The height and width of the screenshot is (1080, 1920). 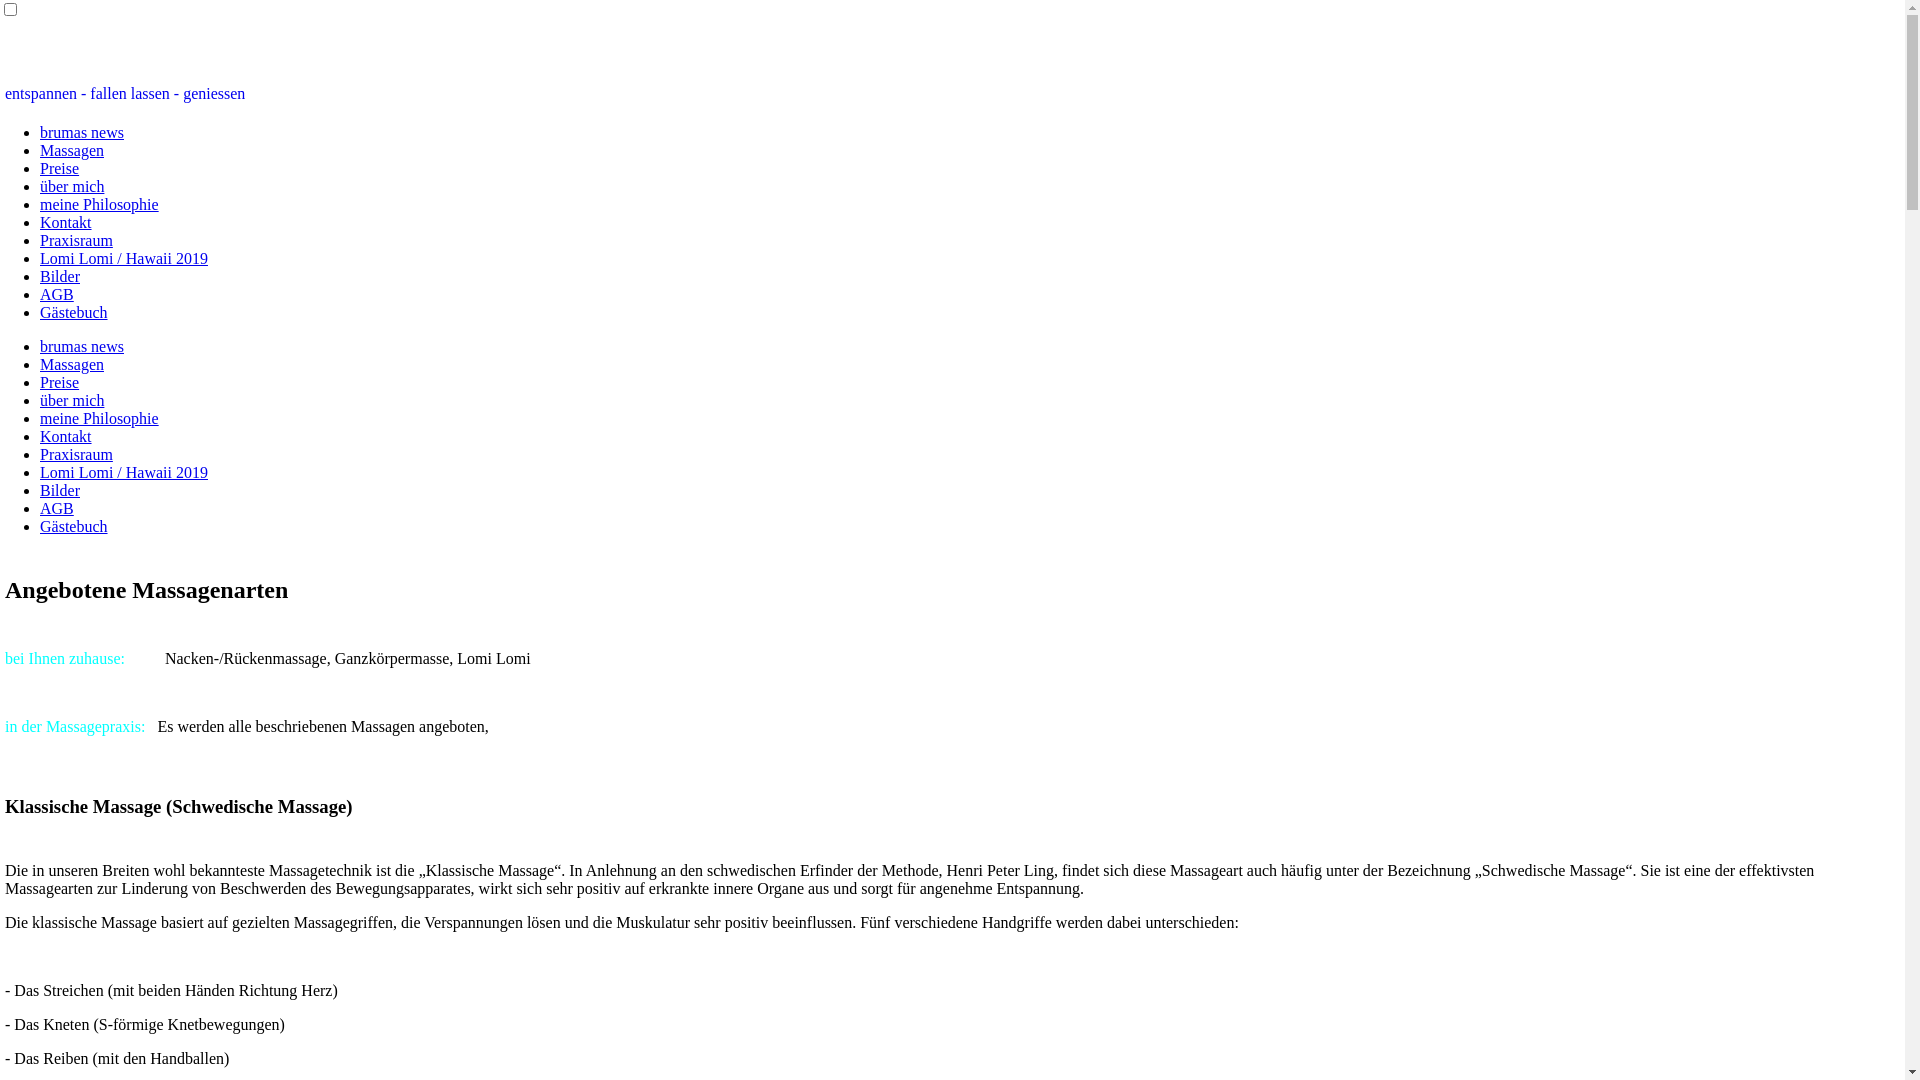 I want to click on 'Massagen', so click(x=72, y=364).